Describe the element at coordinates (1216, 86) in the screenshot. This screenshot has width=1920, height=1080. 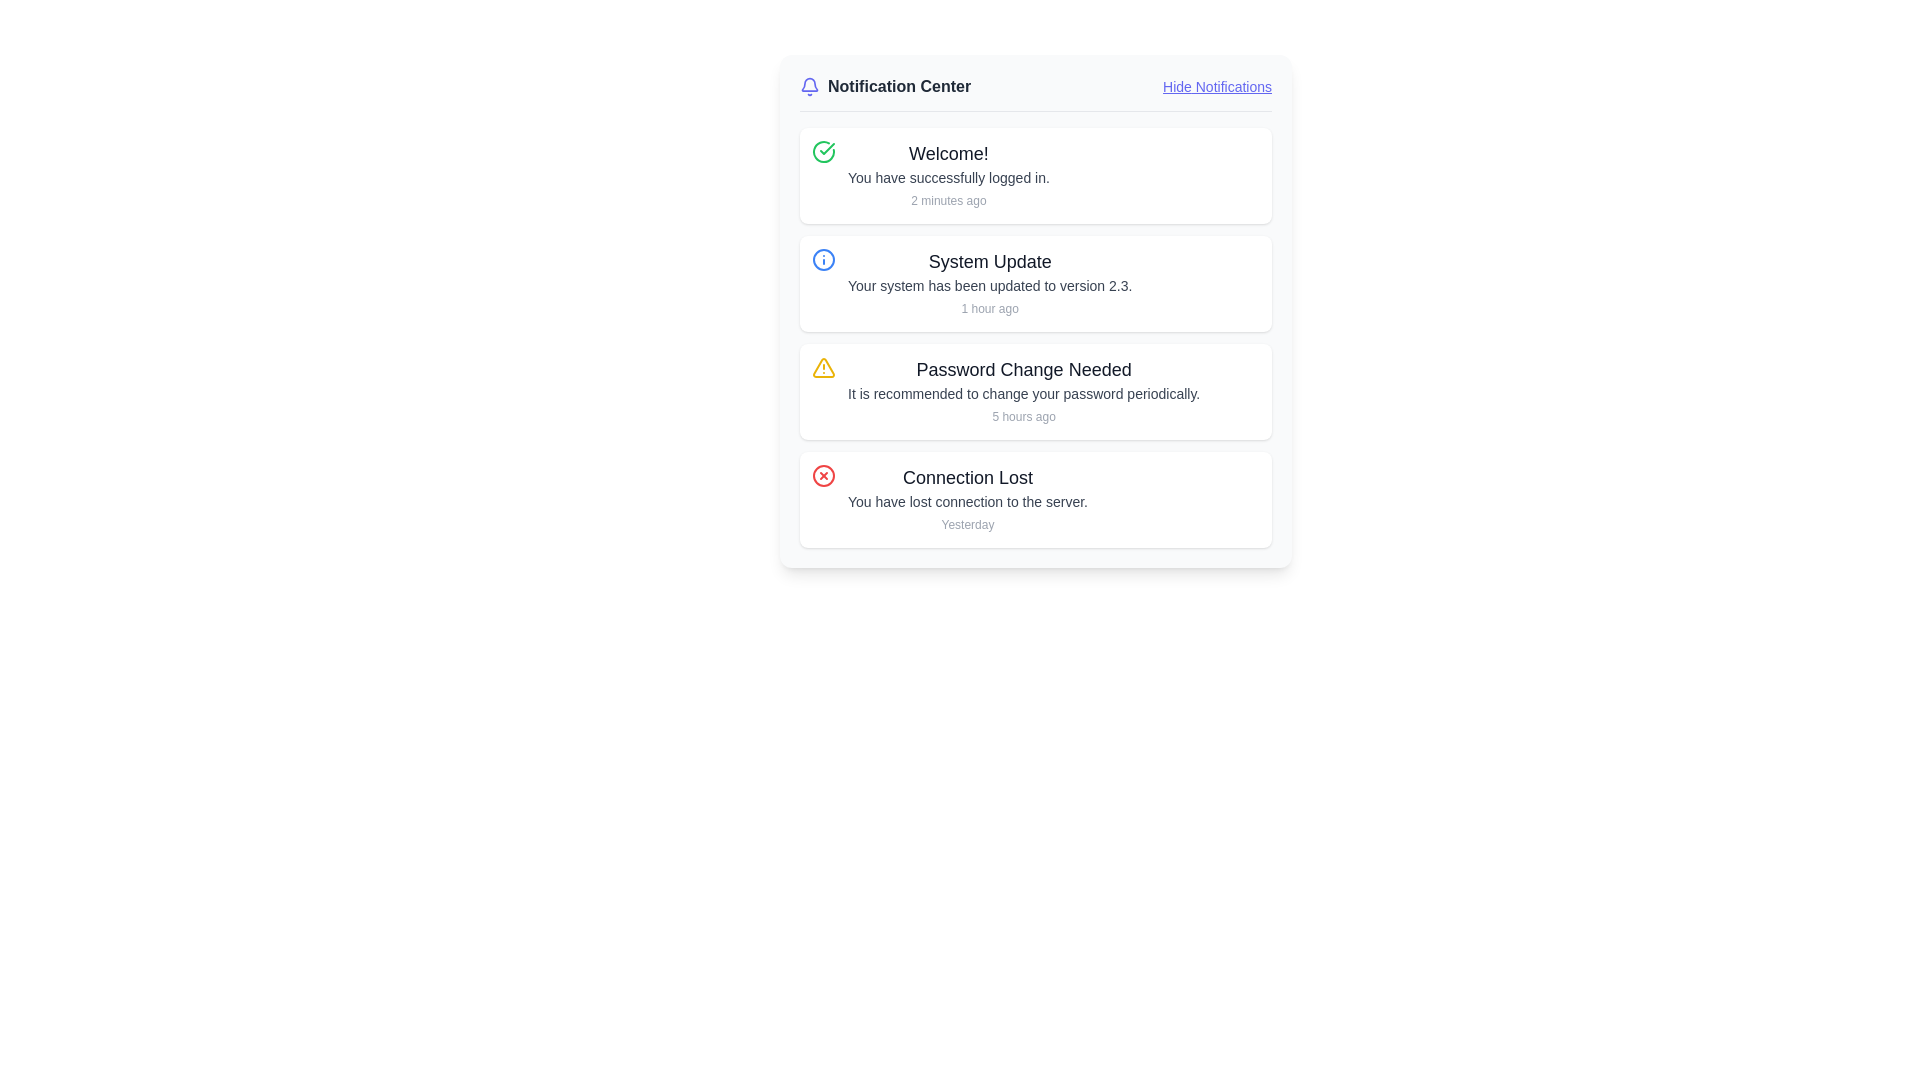
I see `the hyperlink styled as underlined indigo-blue text displaying 'Hide Notifications'` at that location.